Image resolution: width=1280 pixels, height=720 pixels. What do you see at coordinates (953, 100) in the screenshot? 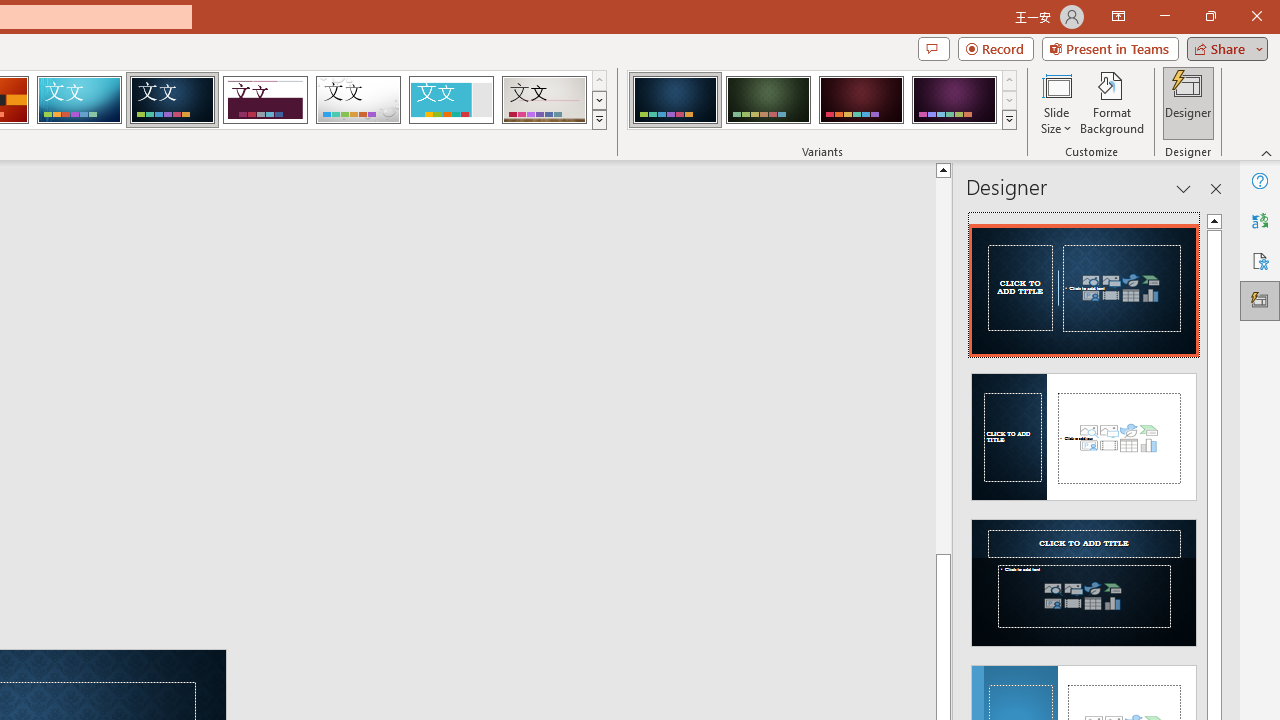
I see `'Damask Variant 4'` at bounding box center [953, 100].